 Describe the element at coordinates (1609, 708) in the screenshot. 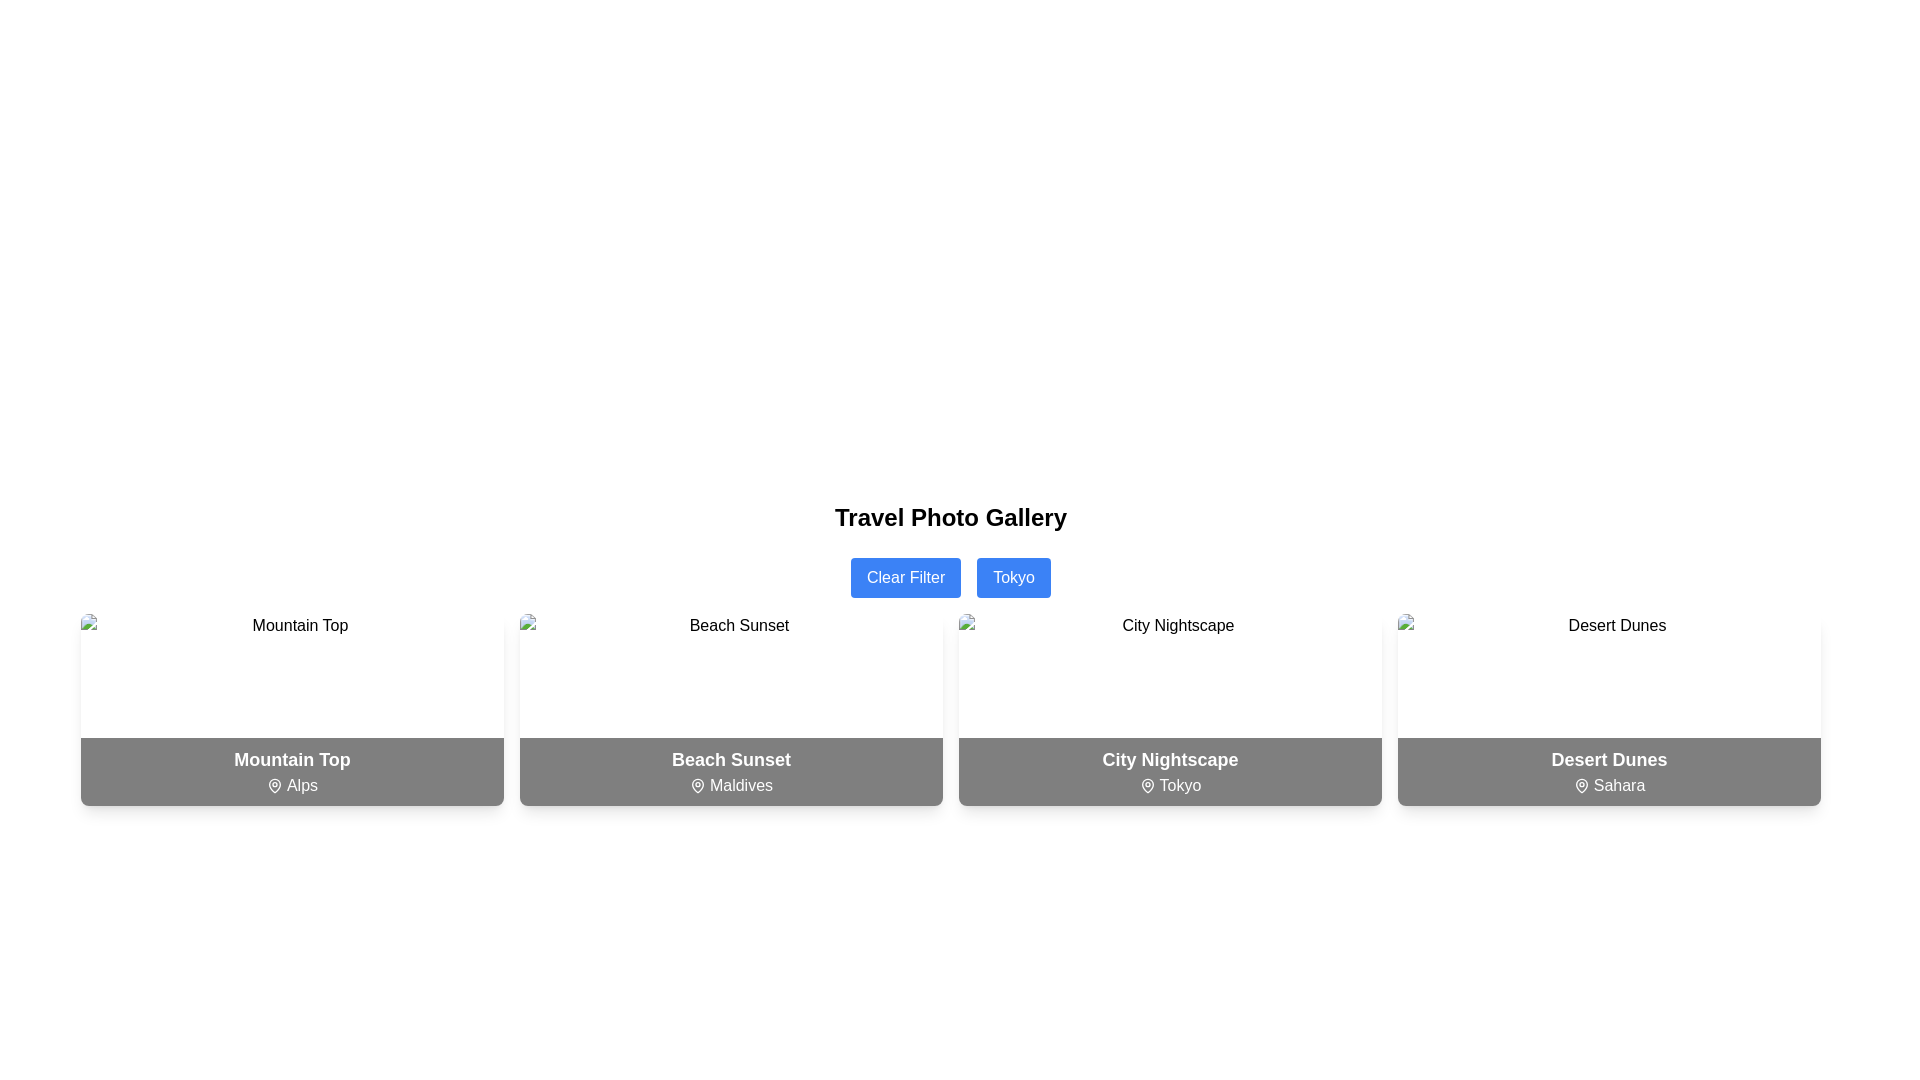

I see `the 'Desert Dunes' card in the photo gallery` at that location.